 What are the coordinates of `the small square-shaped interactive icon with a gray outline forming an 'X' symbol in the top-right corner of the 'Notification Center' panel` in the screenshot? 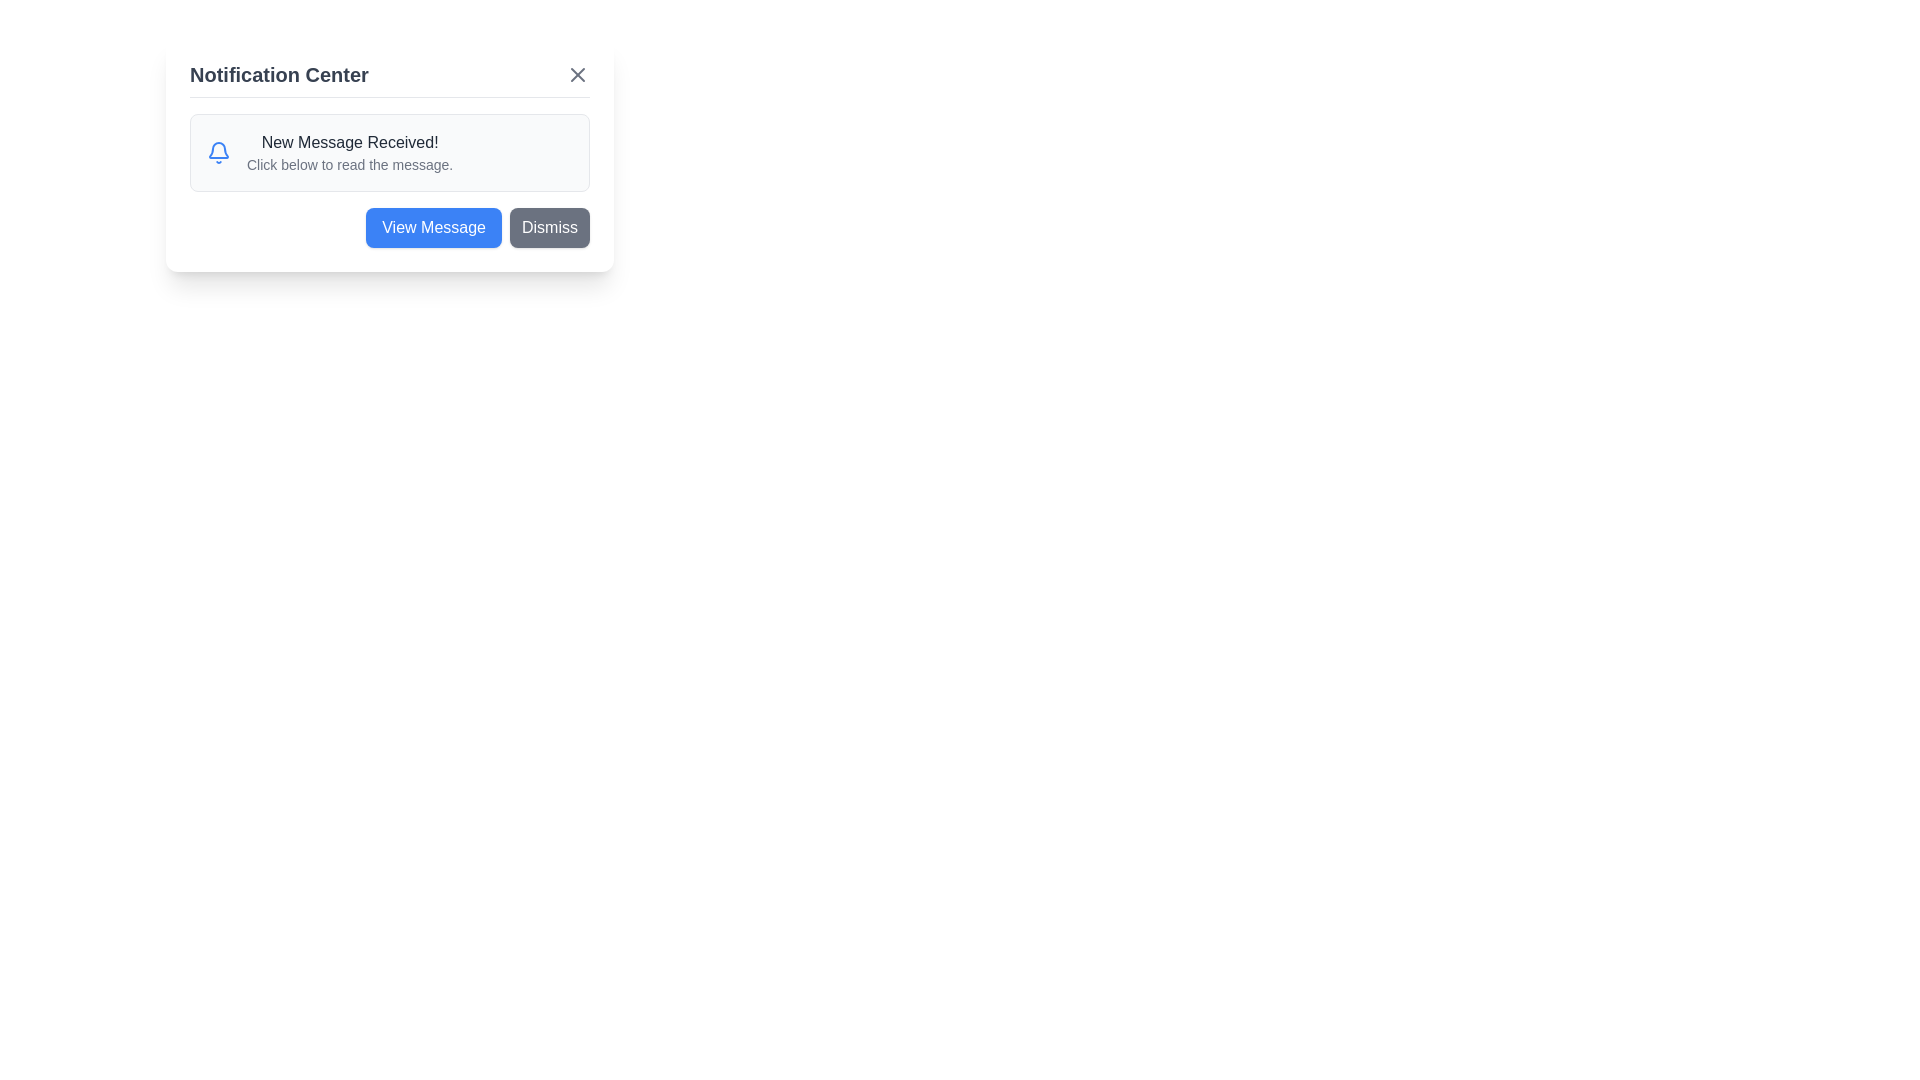 It's located at (576, 73).